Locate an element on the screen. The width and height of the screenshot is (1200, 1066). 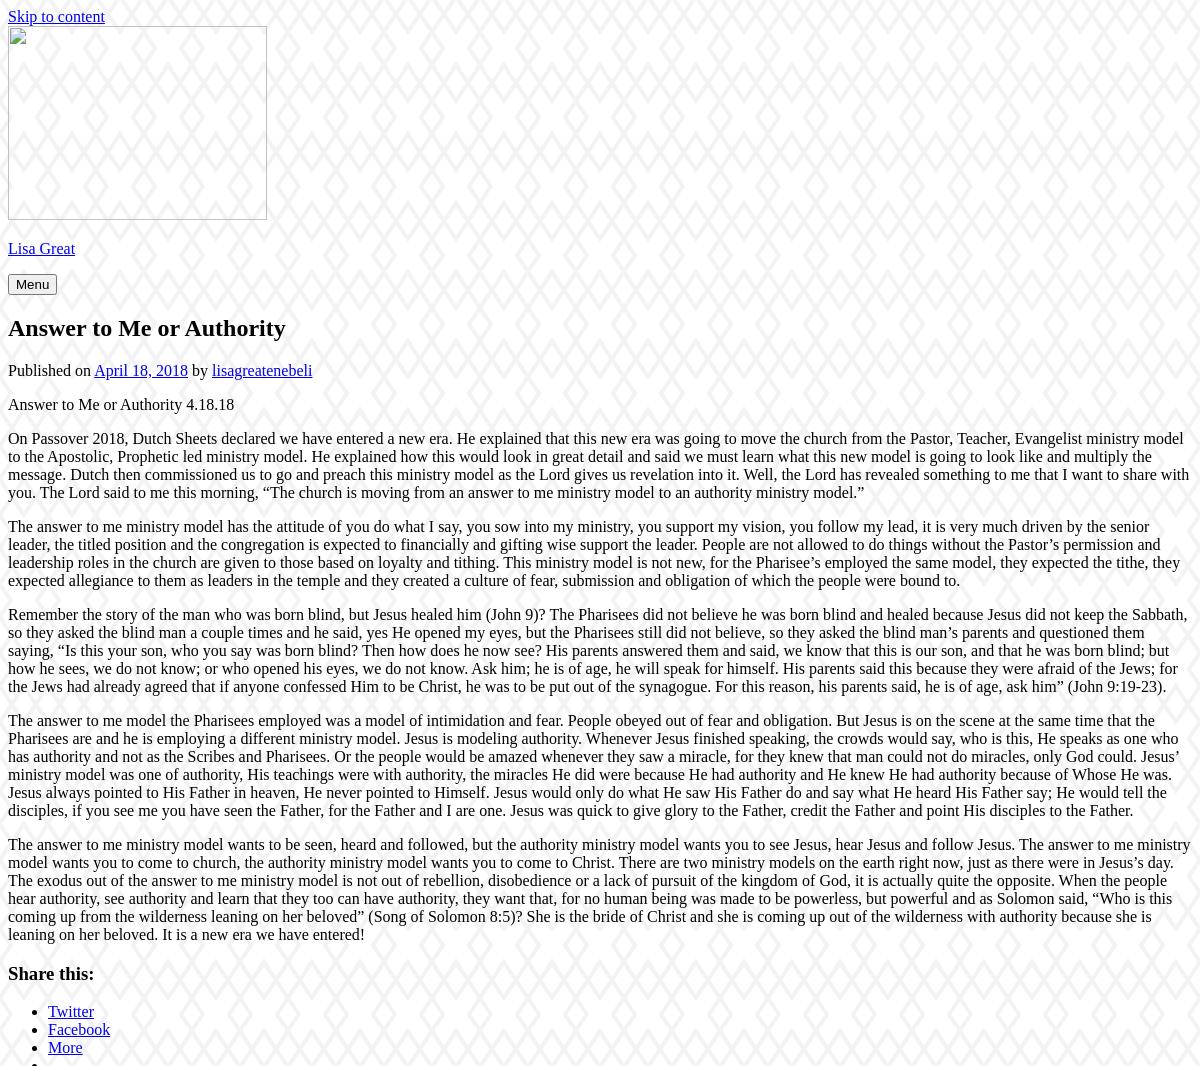
'Remember the story of the man who was born blind, but Jesus healed him (John 9)? The Pharisees did not believe he was born blind and healed because Jesus did not keep the Sabbath, so they asked the blind man a couple times and he said, yes He opened my eyes, but the Pharisees still did not believe, so they asked the blind man’s parents and questioned them saying, “Is this your son, who you say was born blind? Then how does he now see? His parents answered them and said, we know that this is our son, and that he was born blind; but how he sees, we do not know; or who opened his eyes, we do not know. Ask him; he is of age, he will speak for himself. His parents said this because they were afraid of the Jews; for the Jews had already agreed that if anyone confessed Him to be Christ, he was to be put out of the synagogue. For this reason, his parents said, he is of age, ask him” (John 9:19-23).' is located at coordinates (596, 648).